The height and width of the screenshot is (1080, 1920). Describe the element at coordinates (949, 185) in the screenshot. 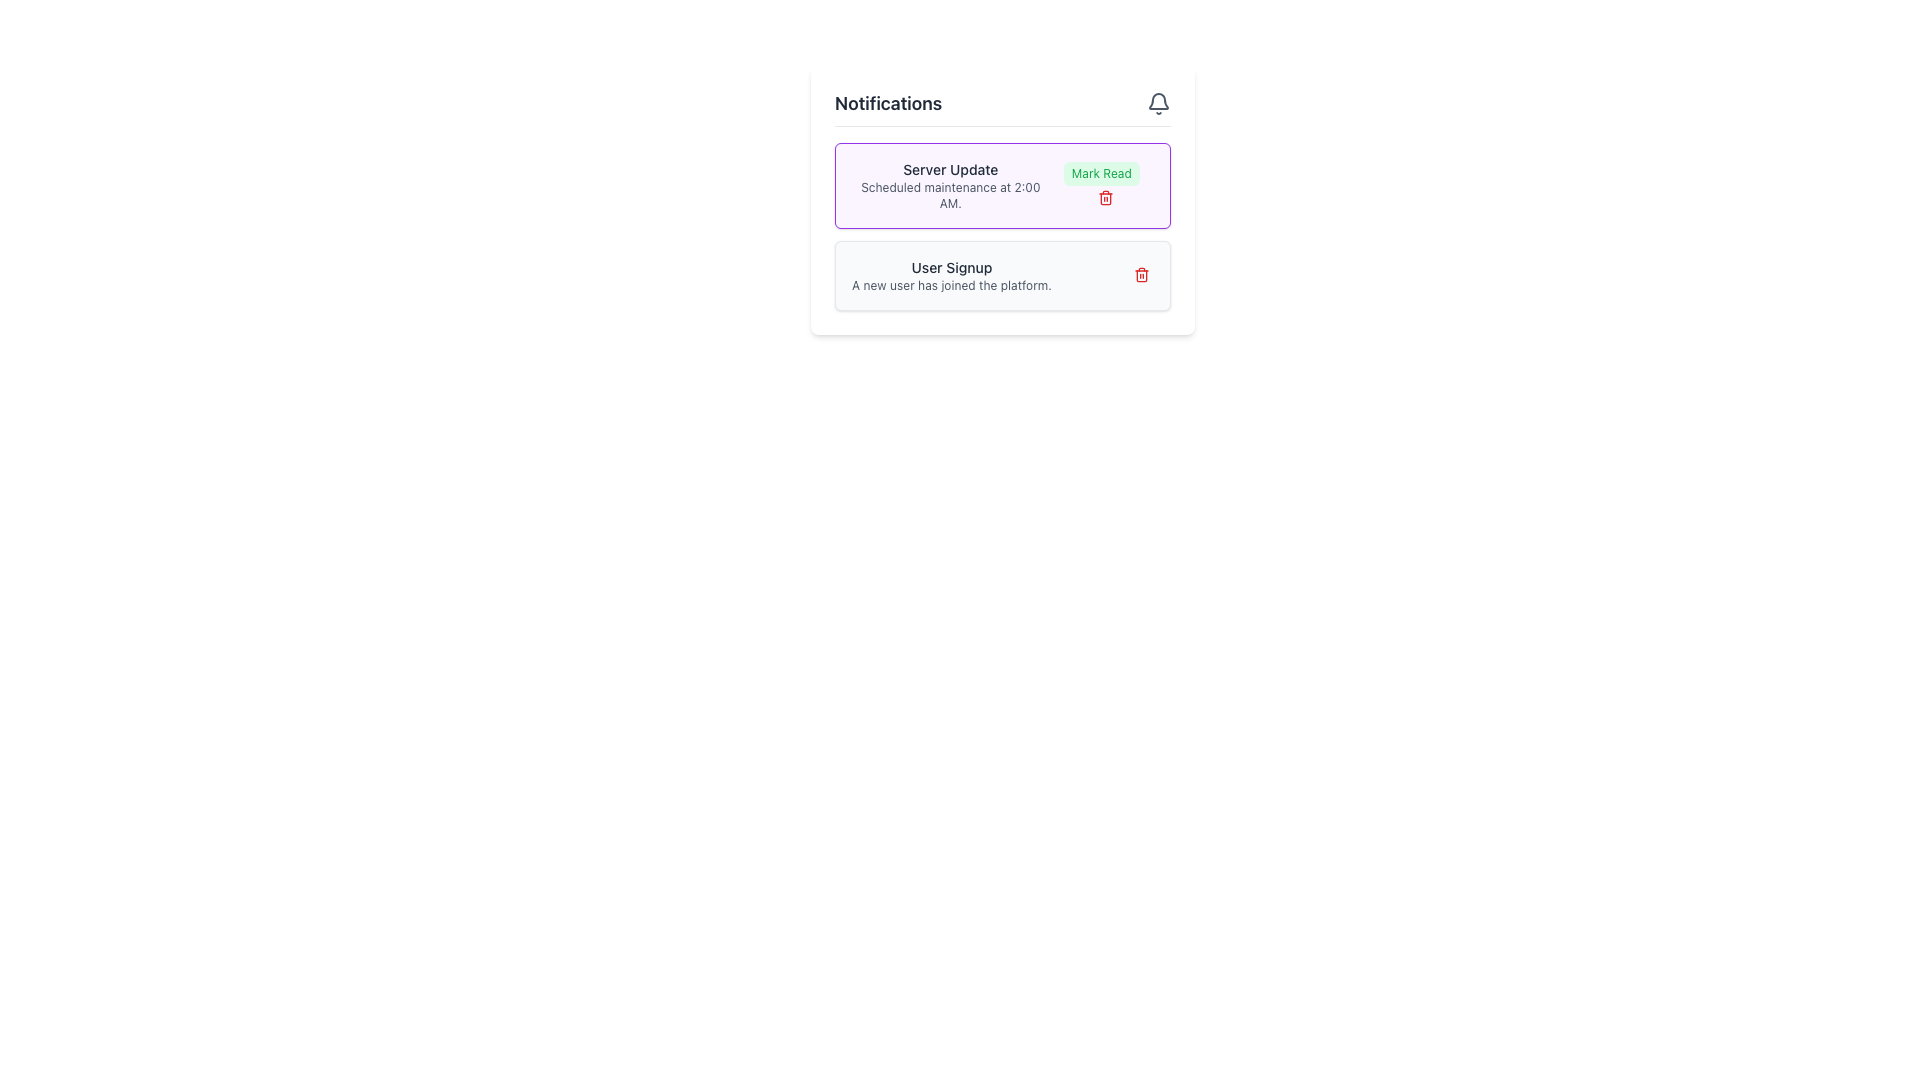

I see `the static text block within the notification card that displays the heading 'Server Update' and the description 'Scheduled maintenance at 2:00 AM.'` at that location.